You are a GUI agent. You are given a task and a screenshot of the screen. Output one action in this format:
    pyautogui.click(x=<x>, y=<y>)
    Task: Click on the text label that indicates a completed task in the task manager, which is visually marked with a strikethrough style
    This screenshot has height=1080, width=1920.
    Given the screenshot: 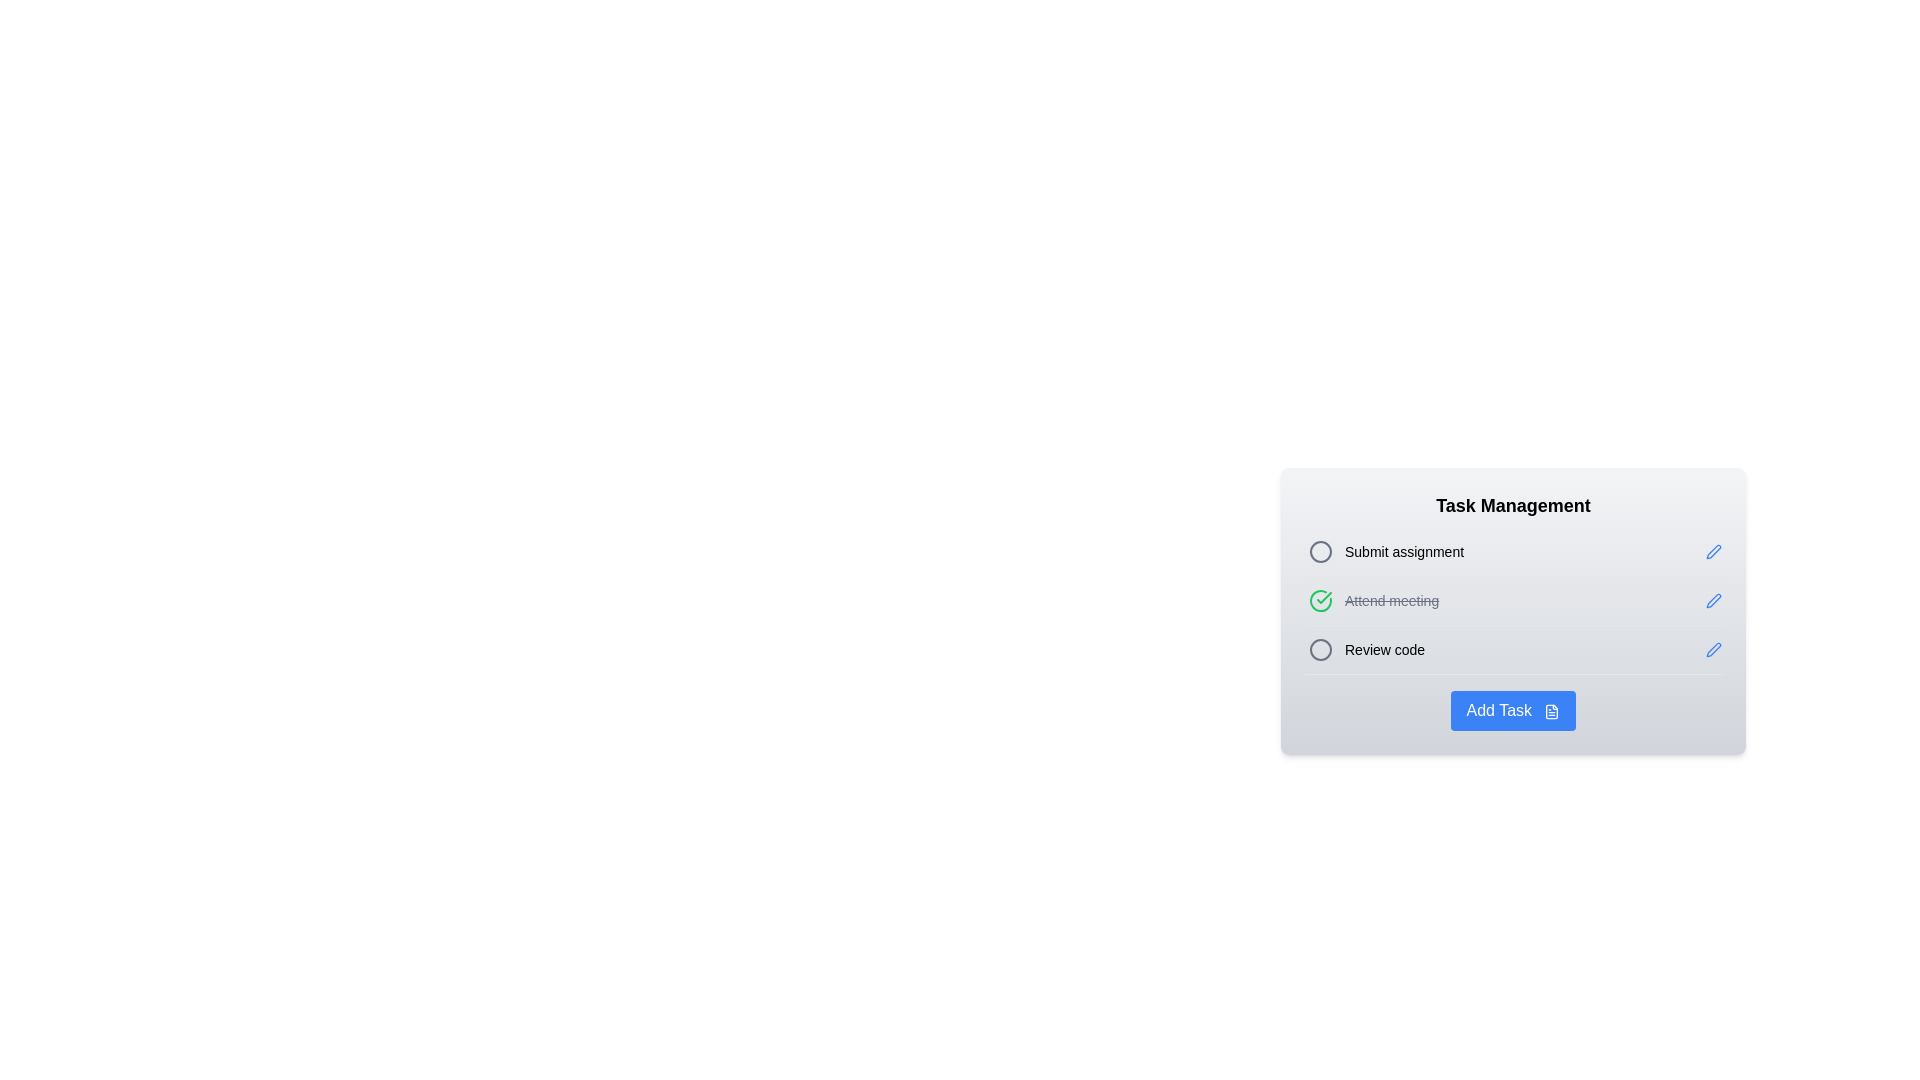 What is the action you would take?
    pyautogui.click(x=1391, y=600)
    